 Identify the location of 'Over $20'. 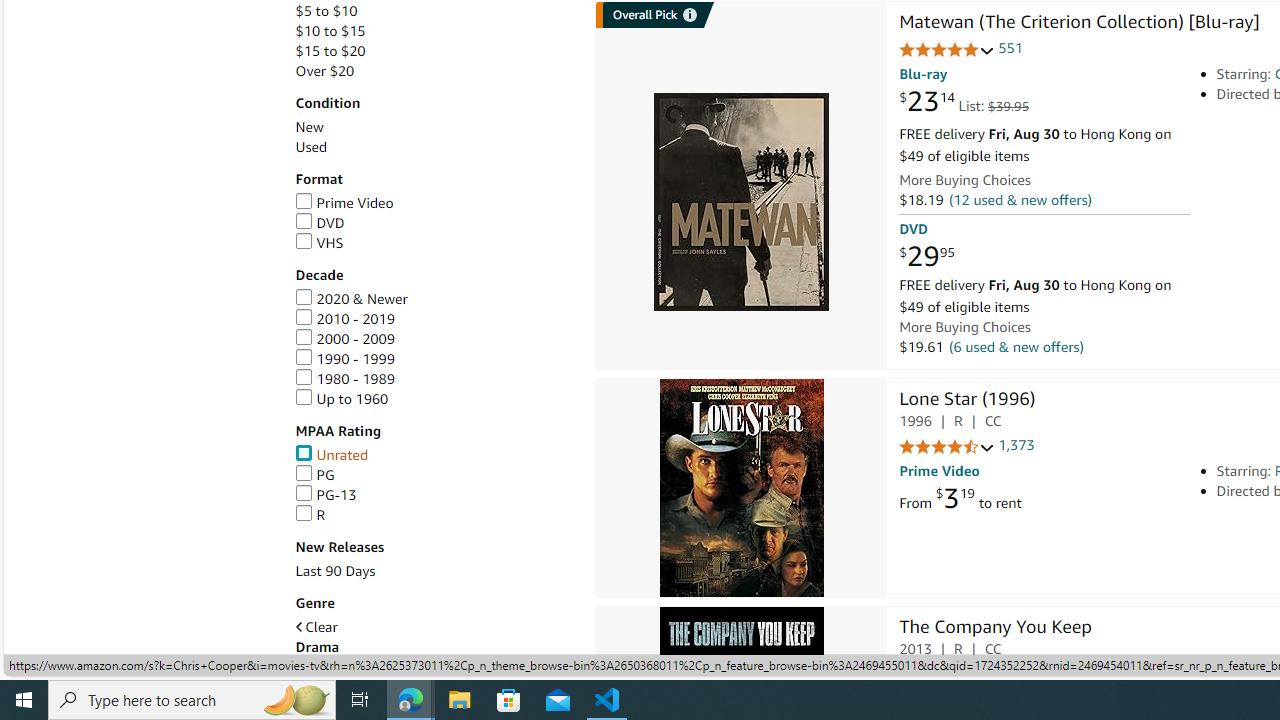
(324, 70).